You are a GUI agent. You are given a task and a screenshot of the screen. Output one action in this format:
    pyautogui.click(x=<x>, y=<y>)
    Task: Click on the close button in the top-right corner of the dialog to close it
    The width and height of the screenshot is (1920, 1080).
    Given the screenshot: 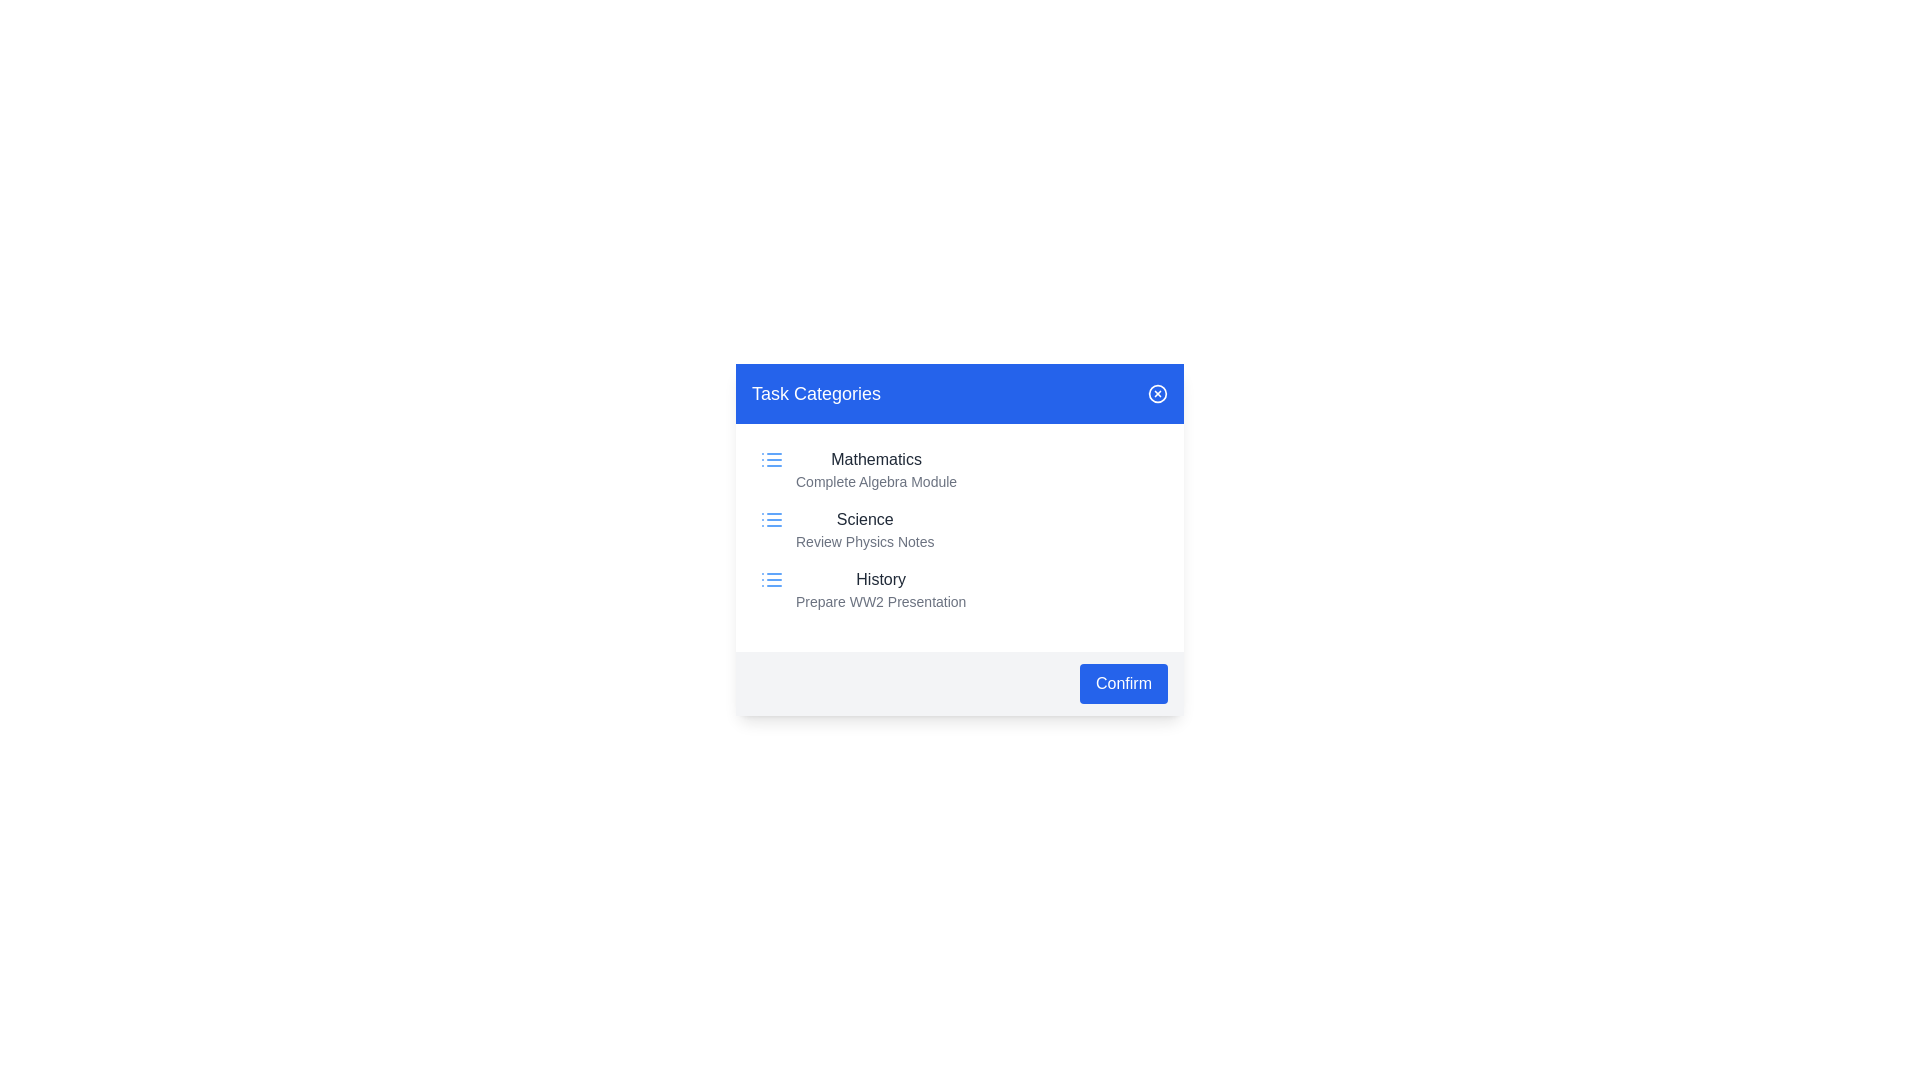 What is the action you would take?
    pyautogui.click(x=1157, y=393)
    